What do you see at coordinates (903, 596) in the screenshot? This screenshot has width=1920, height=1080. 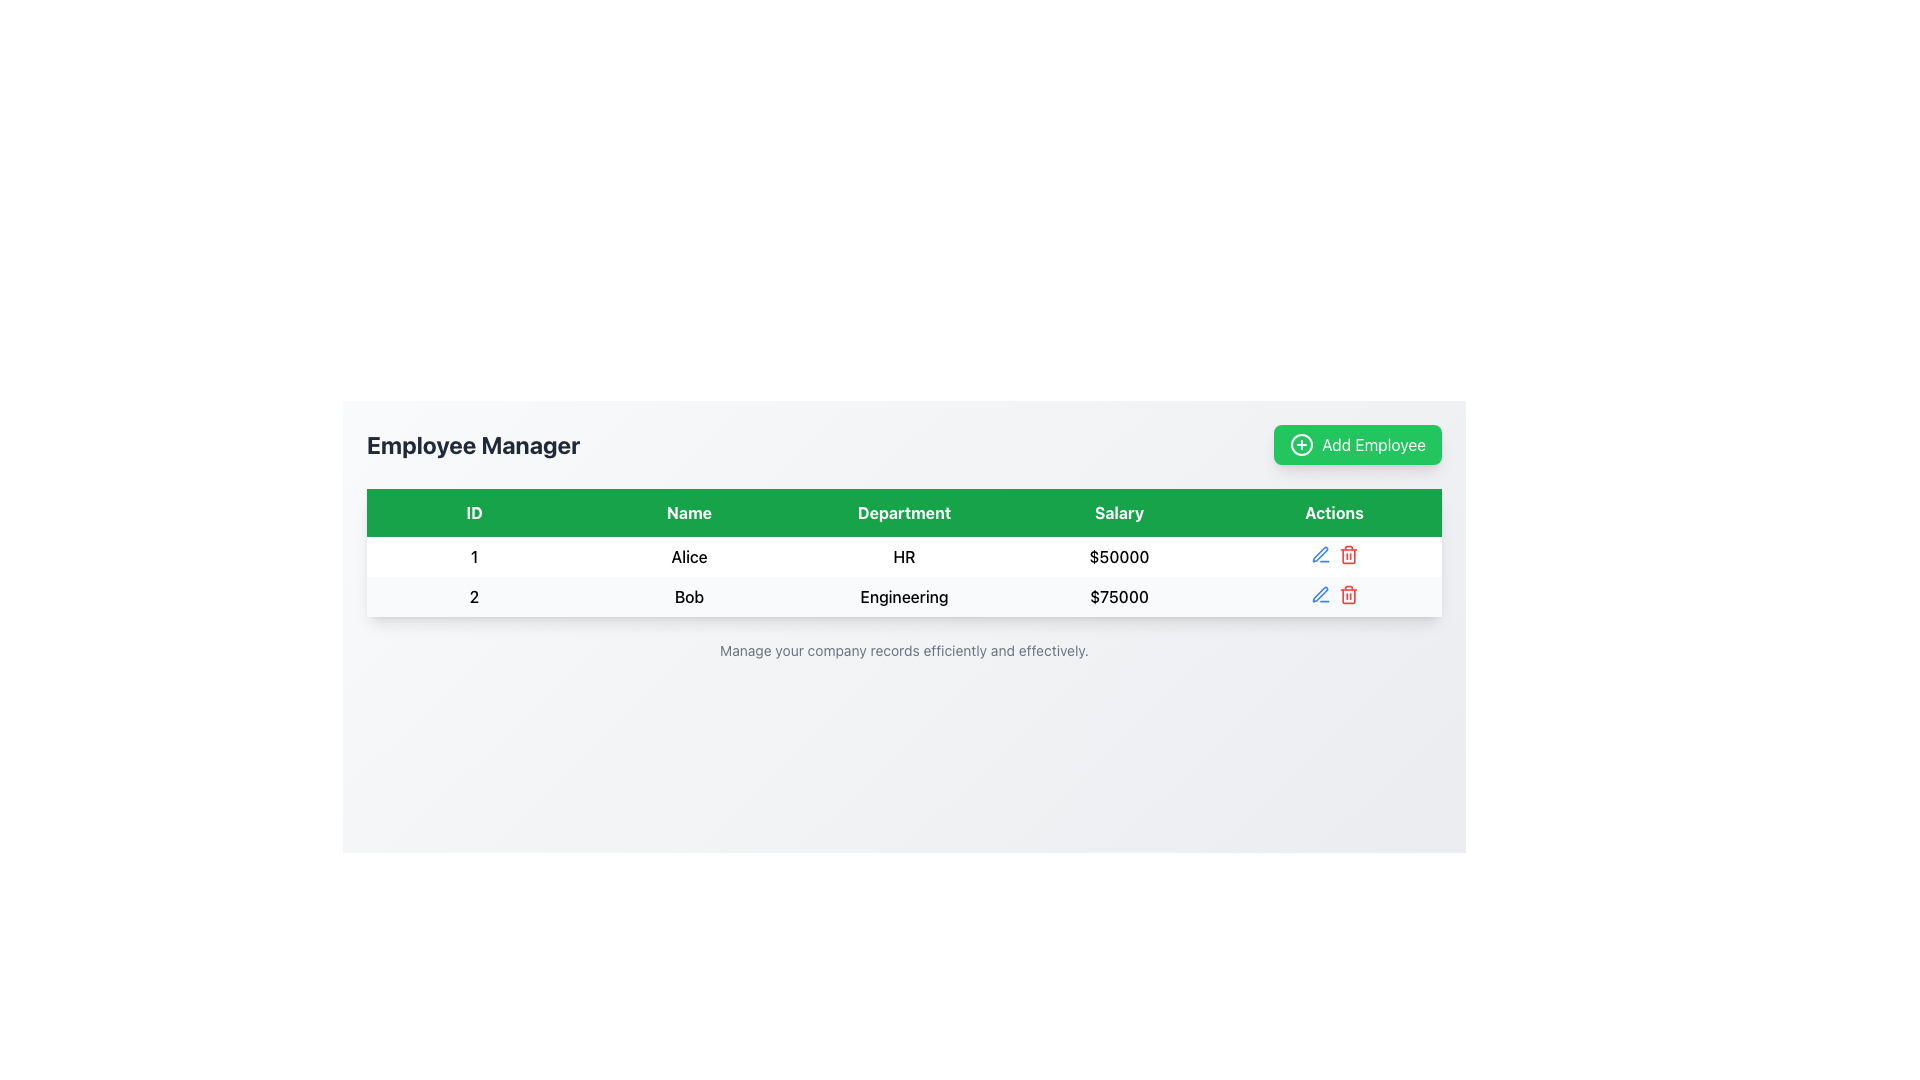 I see `the table cell displaying the department information for the employee named 'Bob', located in the third column under the header 'Department'` at bounding box center [903, 596].